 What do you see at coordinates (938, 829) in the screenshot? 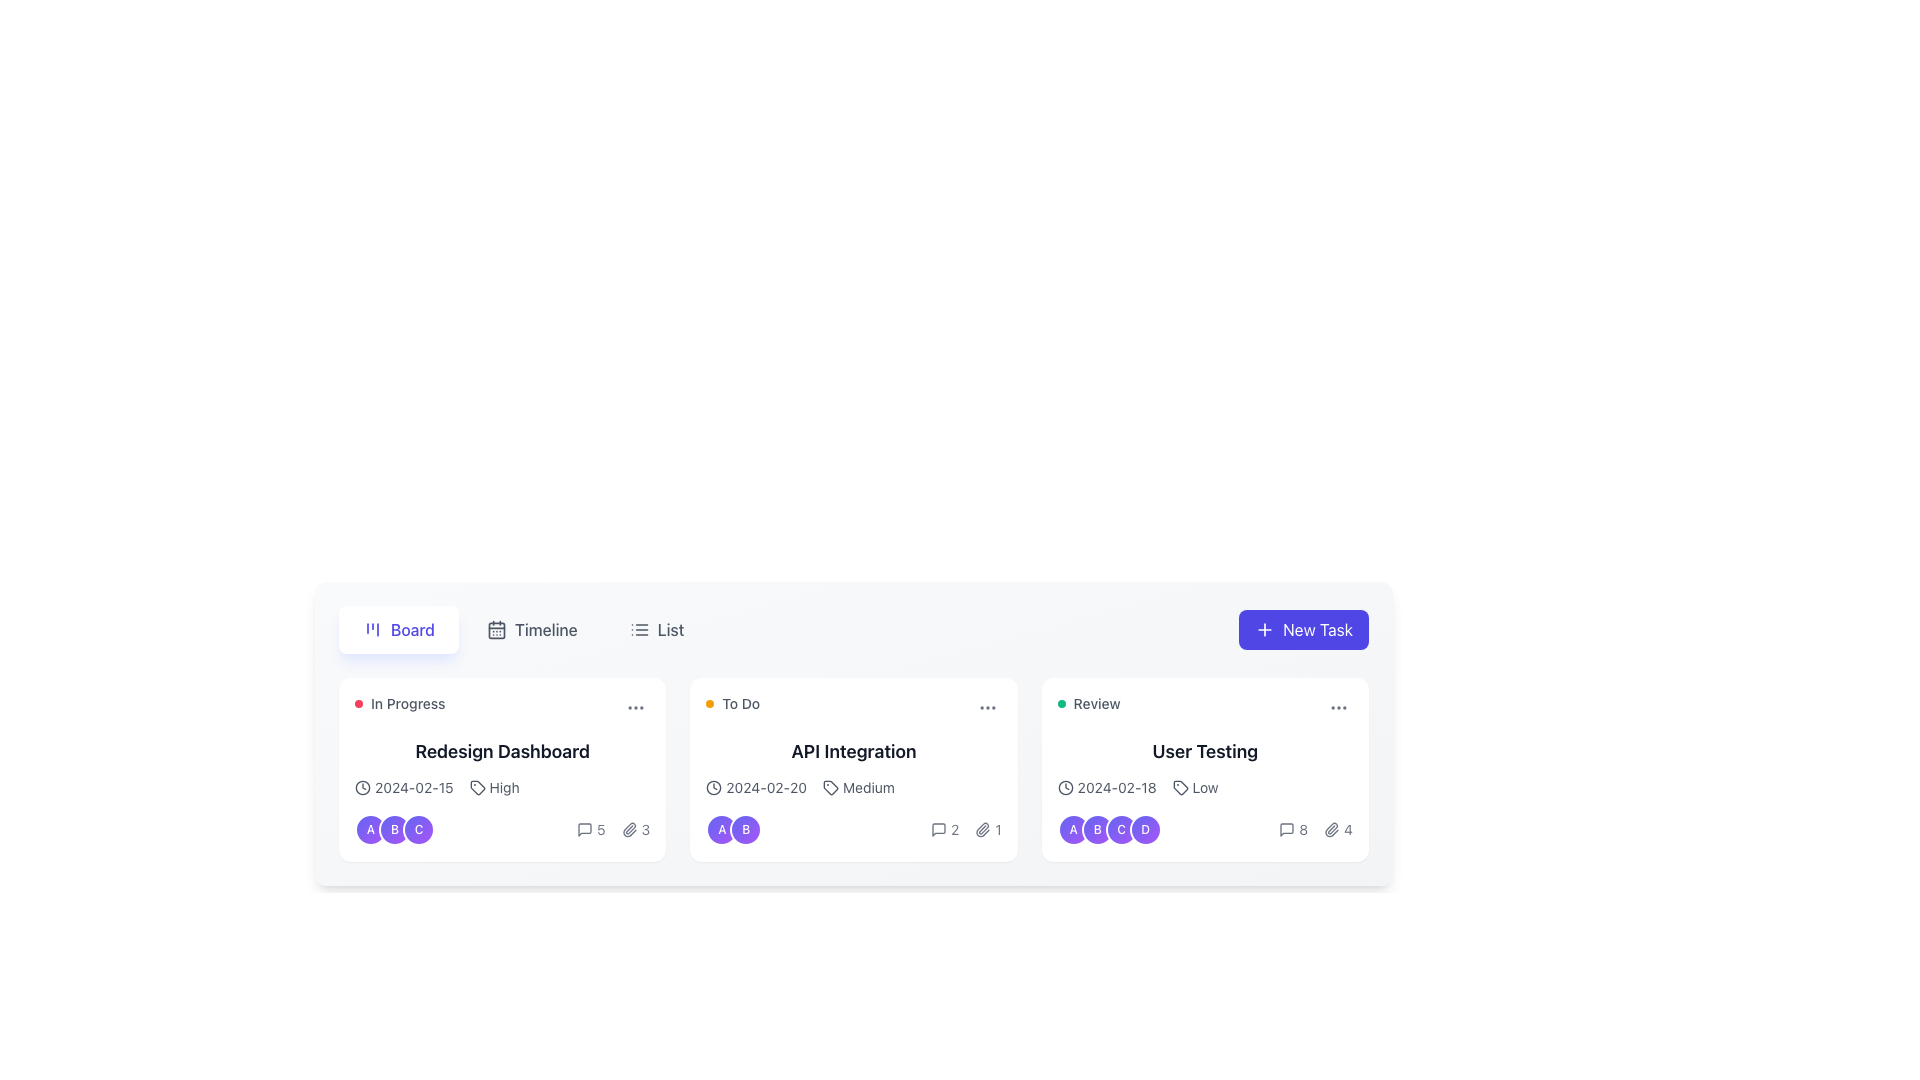
I see `the small speech bubble icon with a tail pointing to the bottom left, located in the 'API Integration' card under the 'To Do' column, towards the lower right section of the card` at bounding box center [938, 829].